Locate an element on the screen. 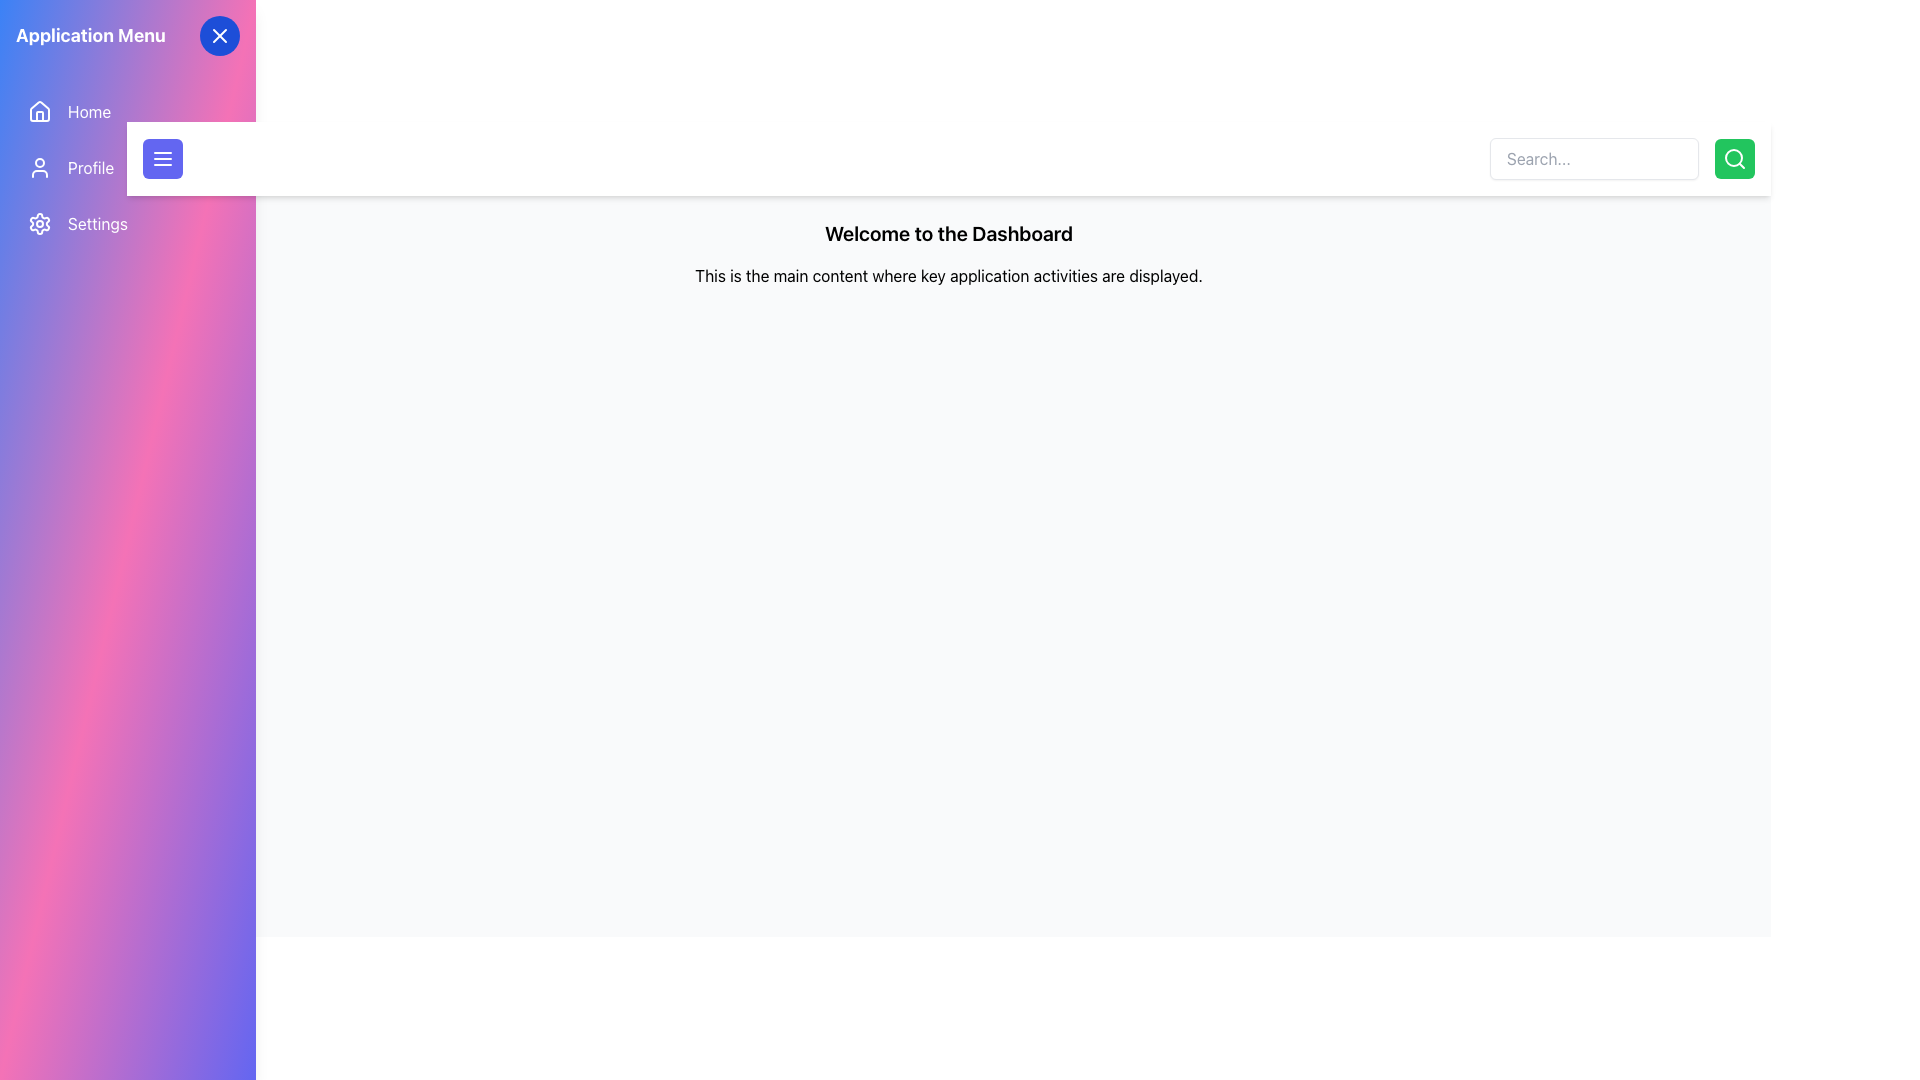  the house-shaped icon in the sidebar menu, located next to the 'Home' text label is located at coordinates (39, 111).